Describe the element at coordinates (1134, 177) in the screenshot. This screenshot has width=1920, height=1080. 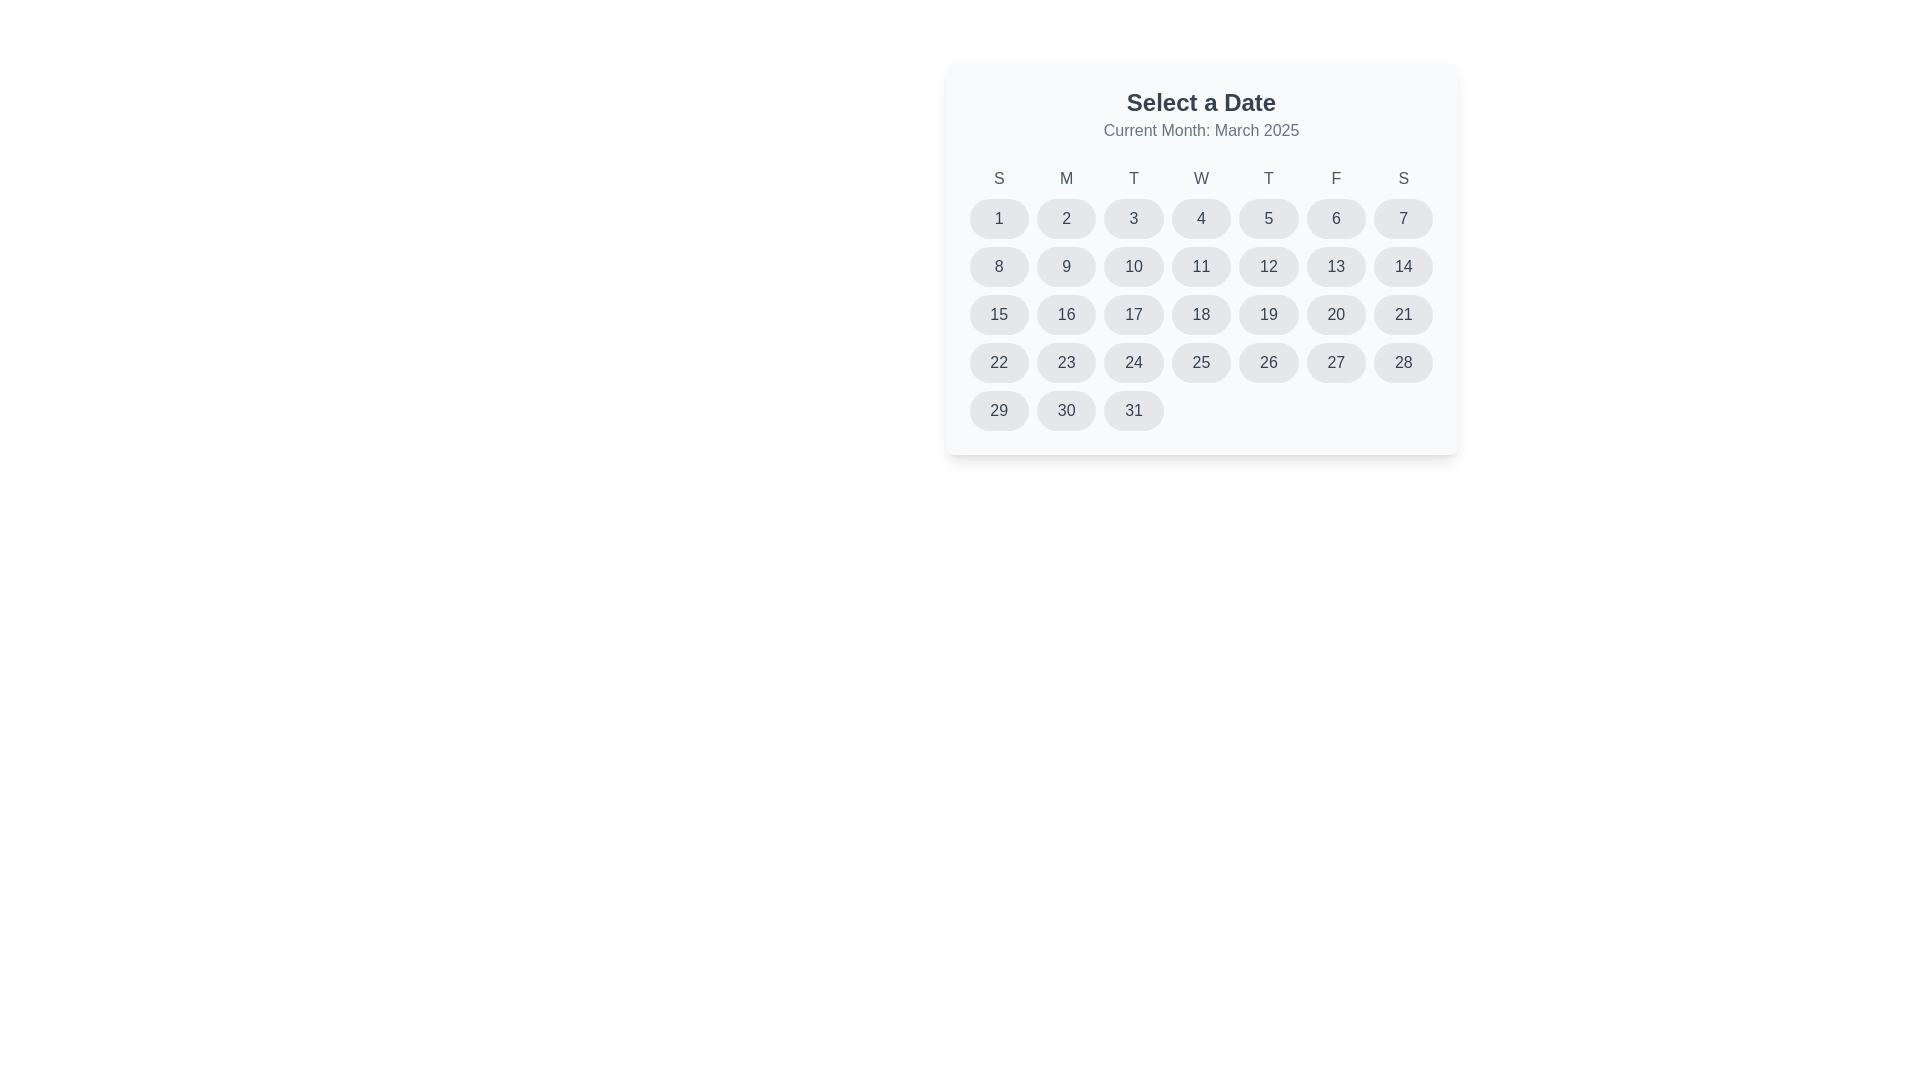
I see `the static text element labeled 'Tuesday' which is positioned as the third day in the week header of the calendar layout, located below the title 'Select a Date'` at that location.